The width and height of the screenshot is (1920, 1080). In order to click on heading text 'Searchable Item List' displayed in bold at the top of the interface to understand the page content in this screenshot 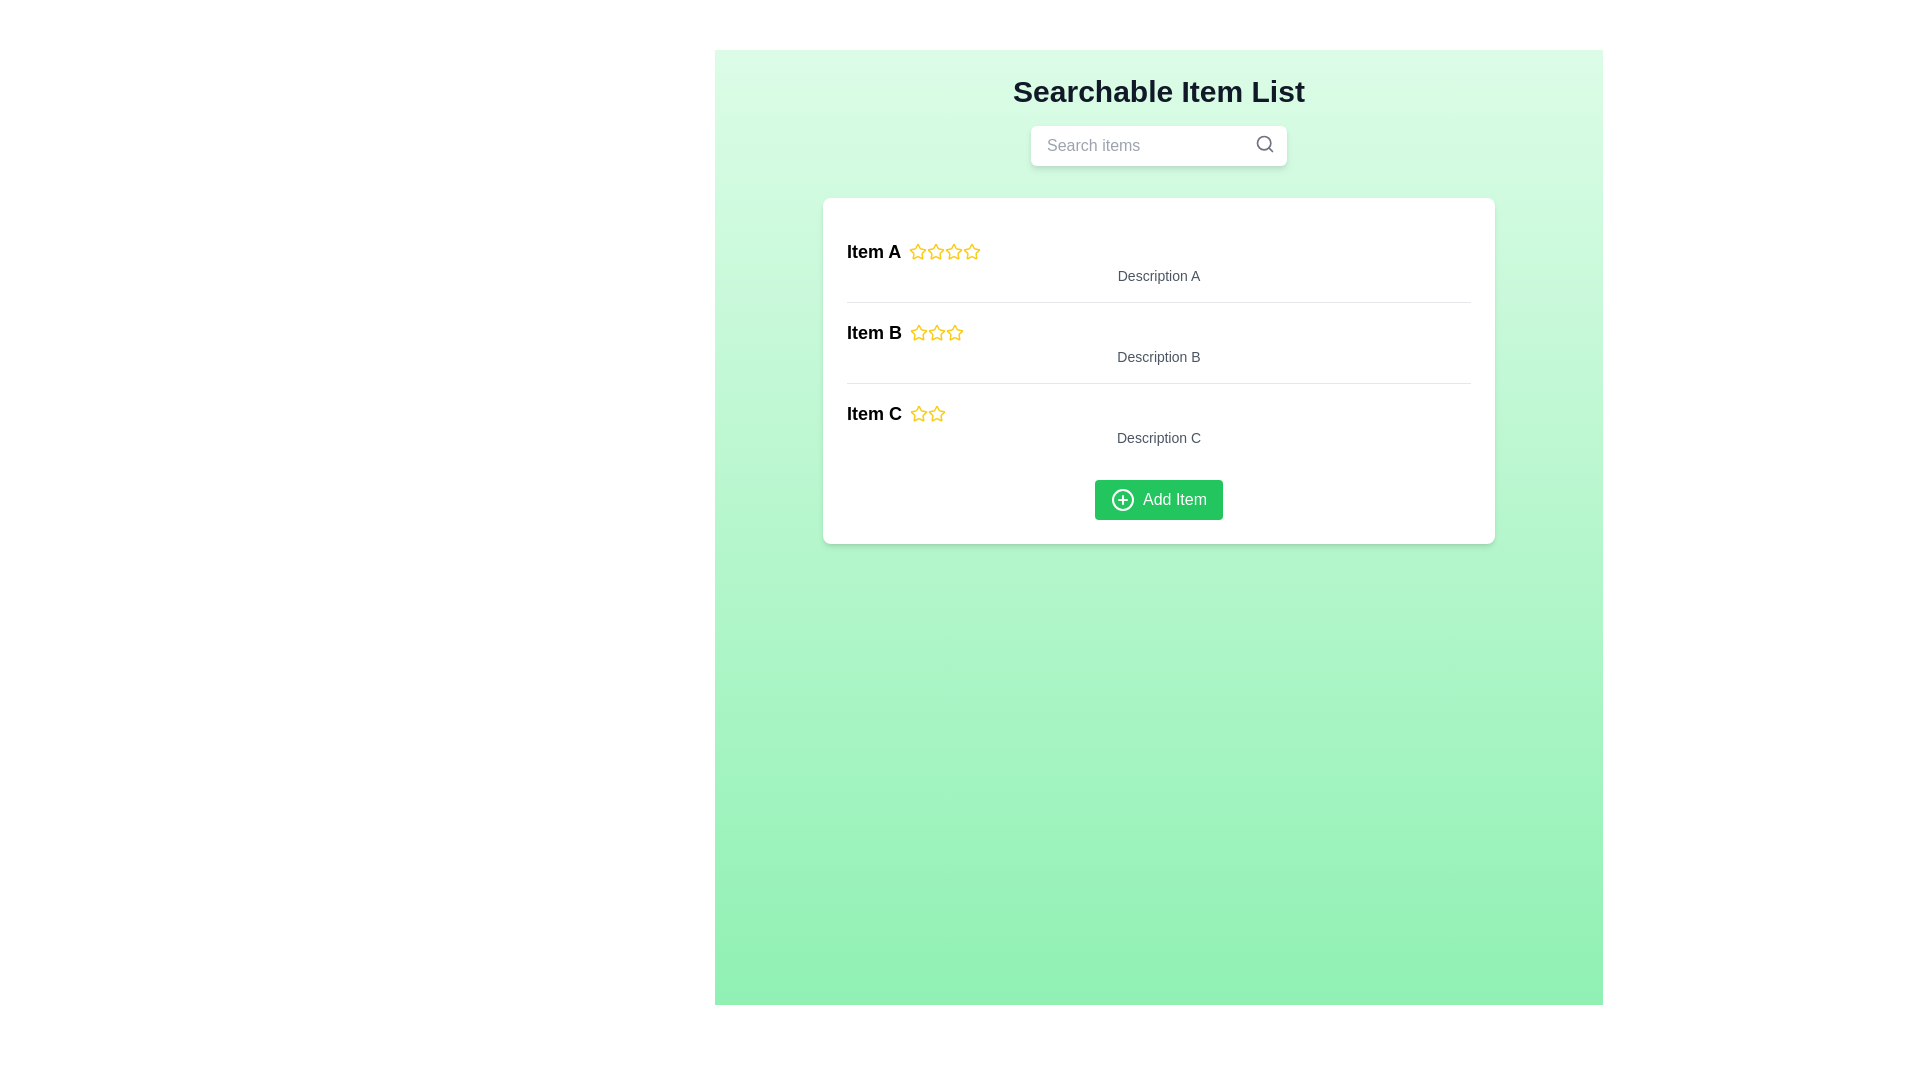, I will do `click(1158, 119)`.